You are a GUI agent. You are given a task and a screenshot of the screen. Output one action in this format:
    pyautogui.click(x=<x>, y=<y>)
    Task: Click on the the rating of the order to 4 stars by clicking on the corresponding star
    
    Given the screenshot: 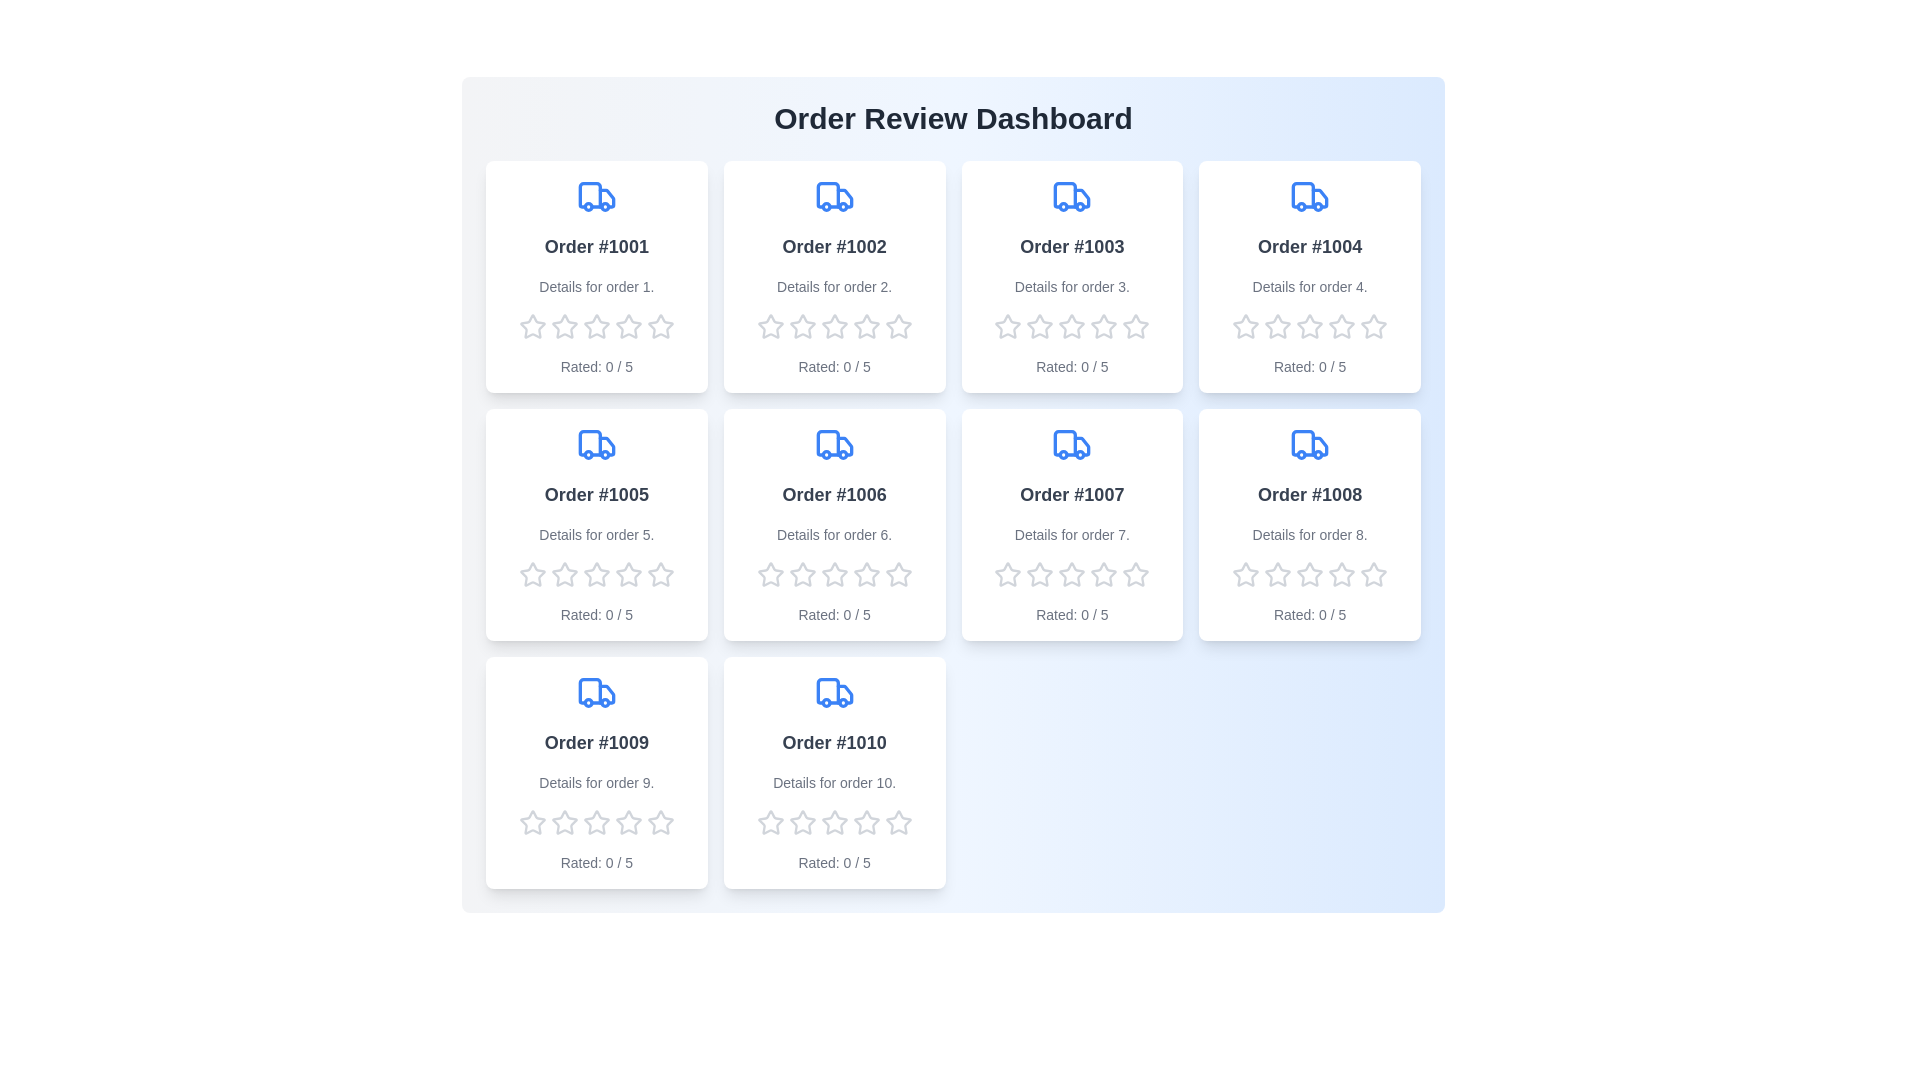 What is the action you would take?
    pyautogui.click(x=627, y=326)
    